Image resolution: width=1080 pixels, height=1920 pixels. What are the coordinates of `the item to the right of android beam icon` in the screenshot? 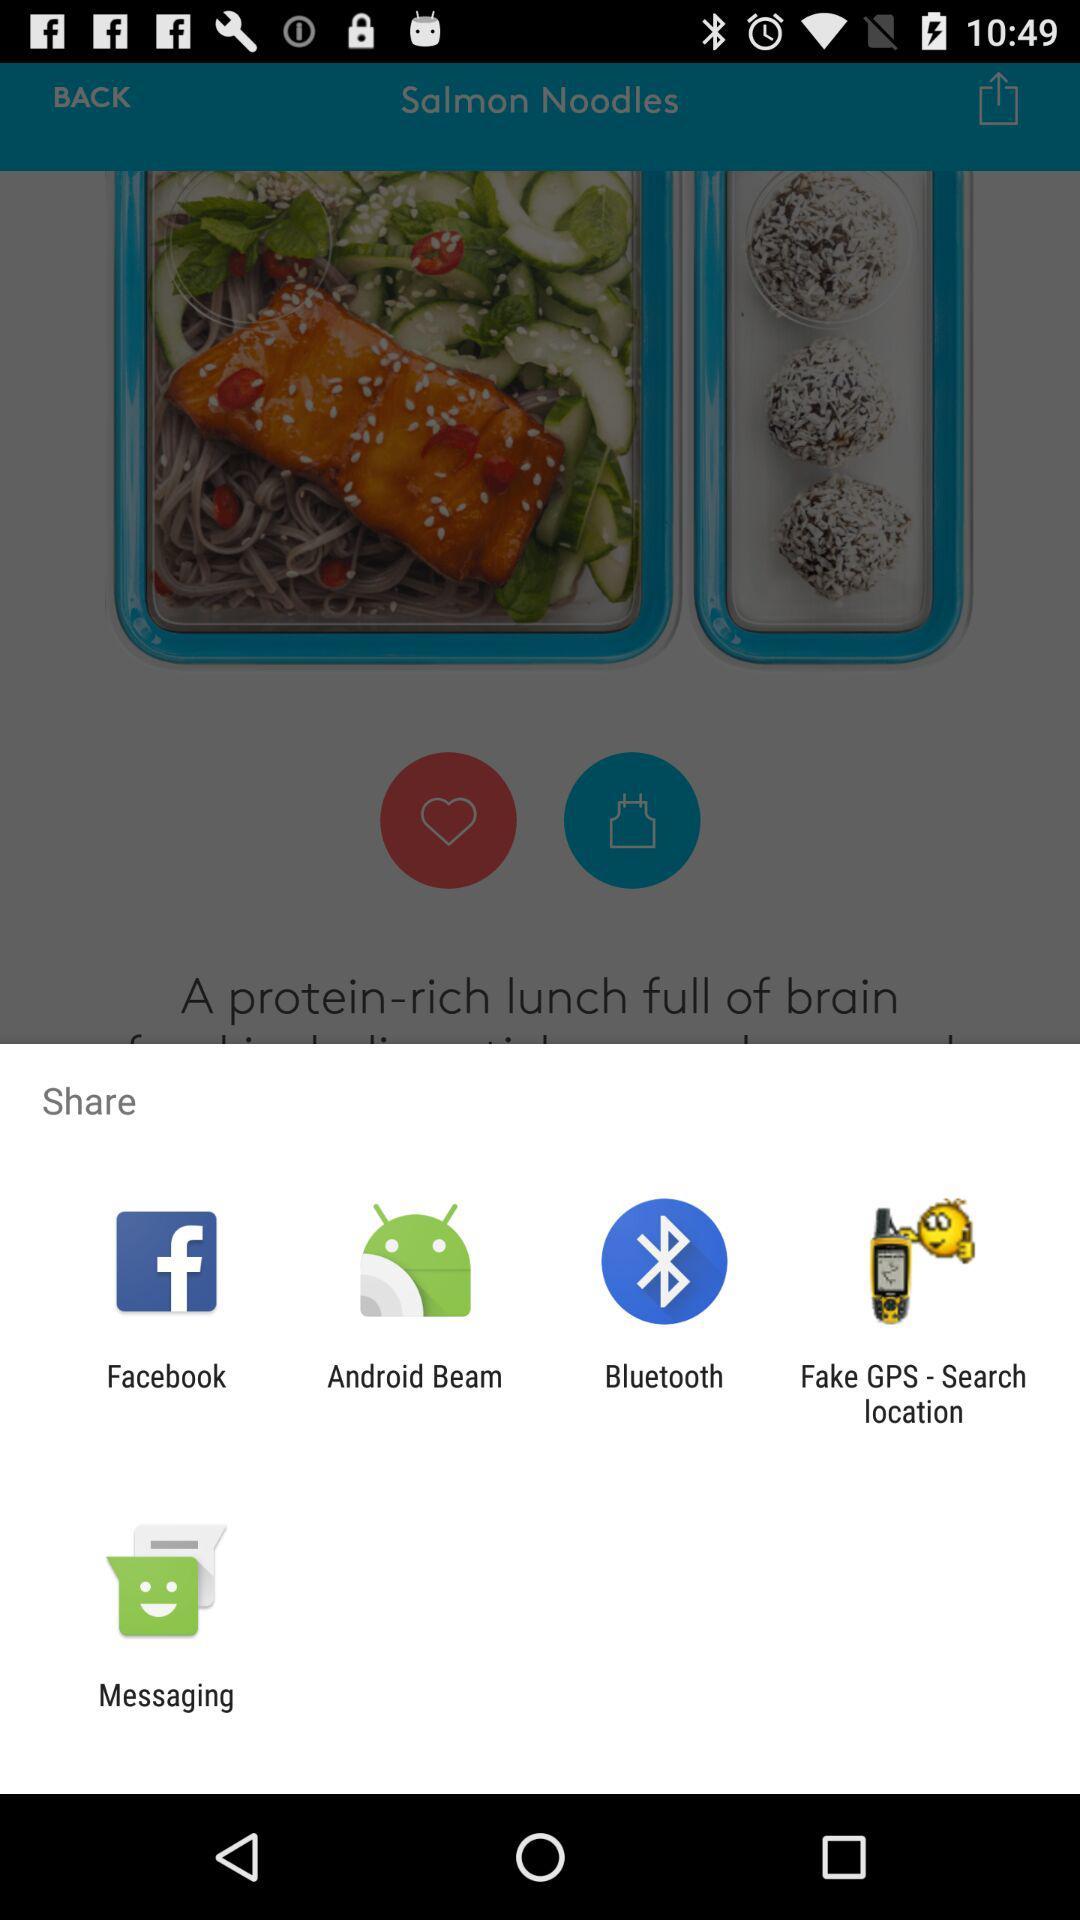 It's located at (664, 1392).